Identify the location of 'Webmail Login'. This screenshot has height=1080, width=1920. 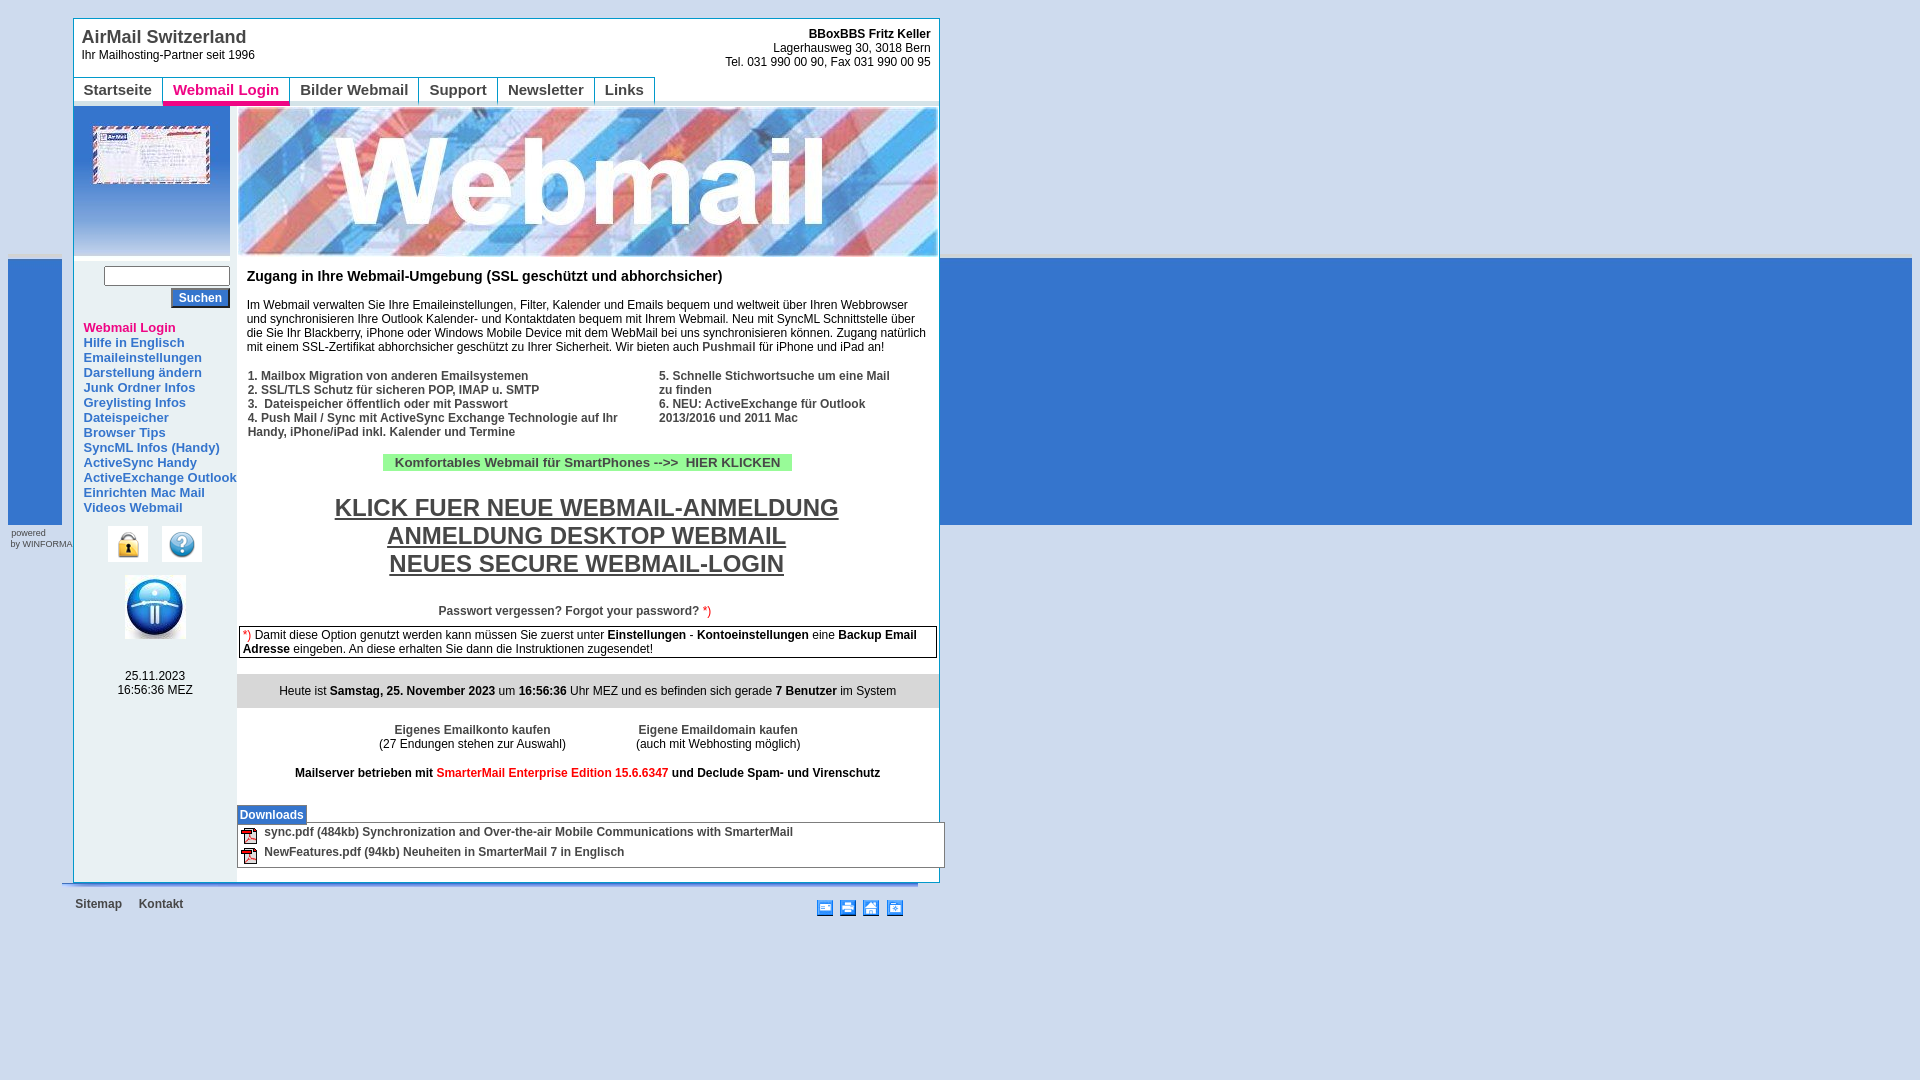
(123, 326).